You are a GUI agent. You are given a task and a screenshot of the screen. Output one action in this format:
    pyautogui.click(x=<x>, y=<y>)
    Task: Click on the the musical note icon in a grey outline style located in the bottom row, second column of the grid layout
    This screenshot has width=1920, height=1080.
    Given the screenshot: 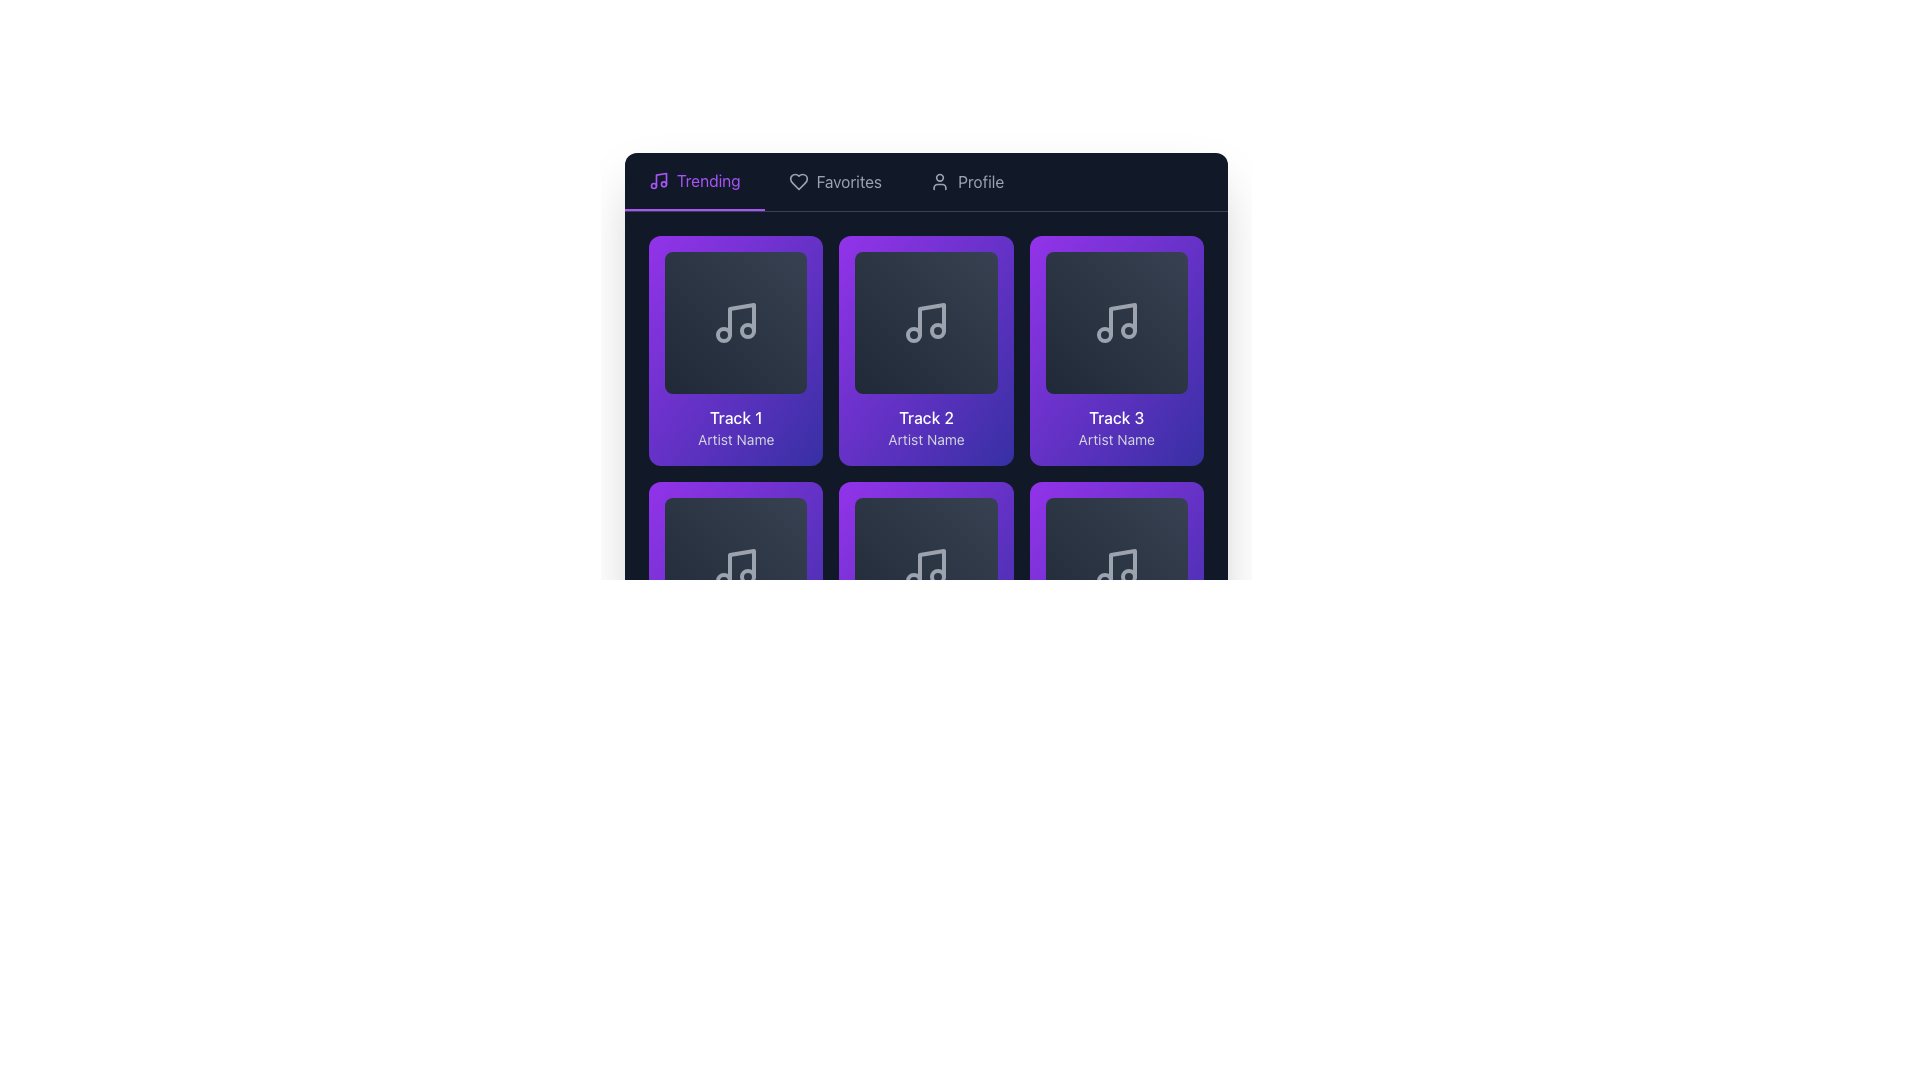 What is the action you would take?
    pyautogui.click(x=925, y=569)
    